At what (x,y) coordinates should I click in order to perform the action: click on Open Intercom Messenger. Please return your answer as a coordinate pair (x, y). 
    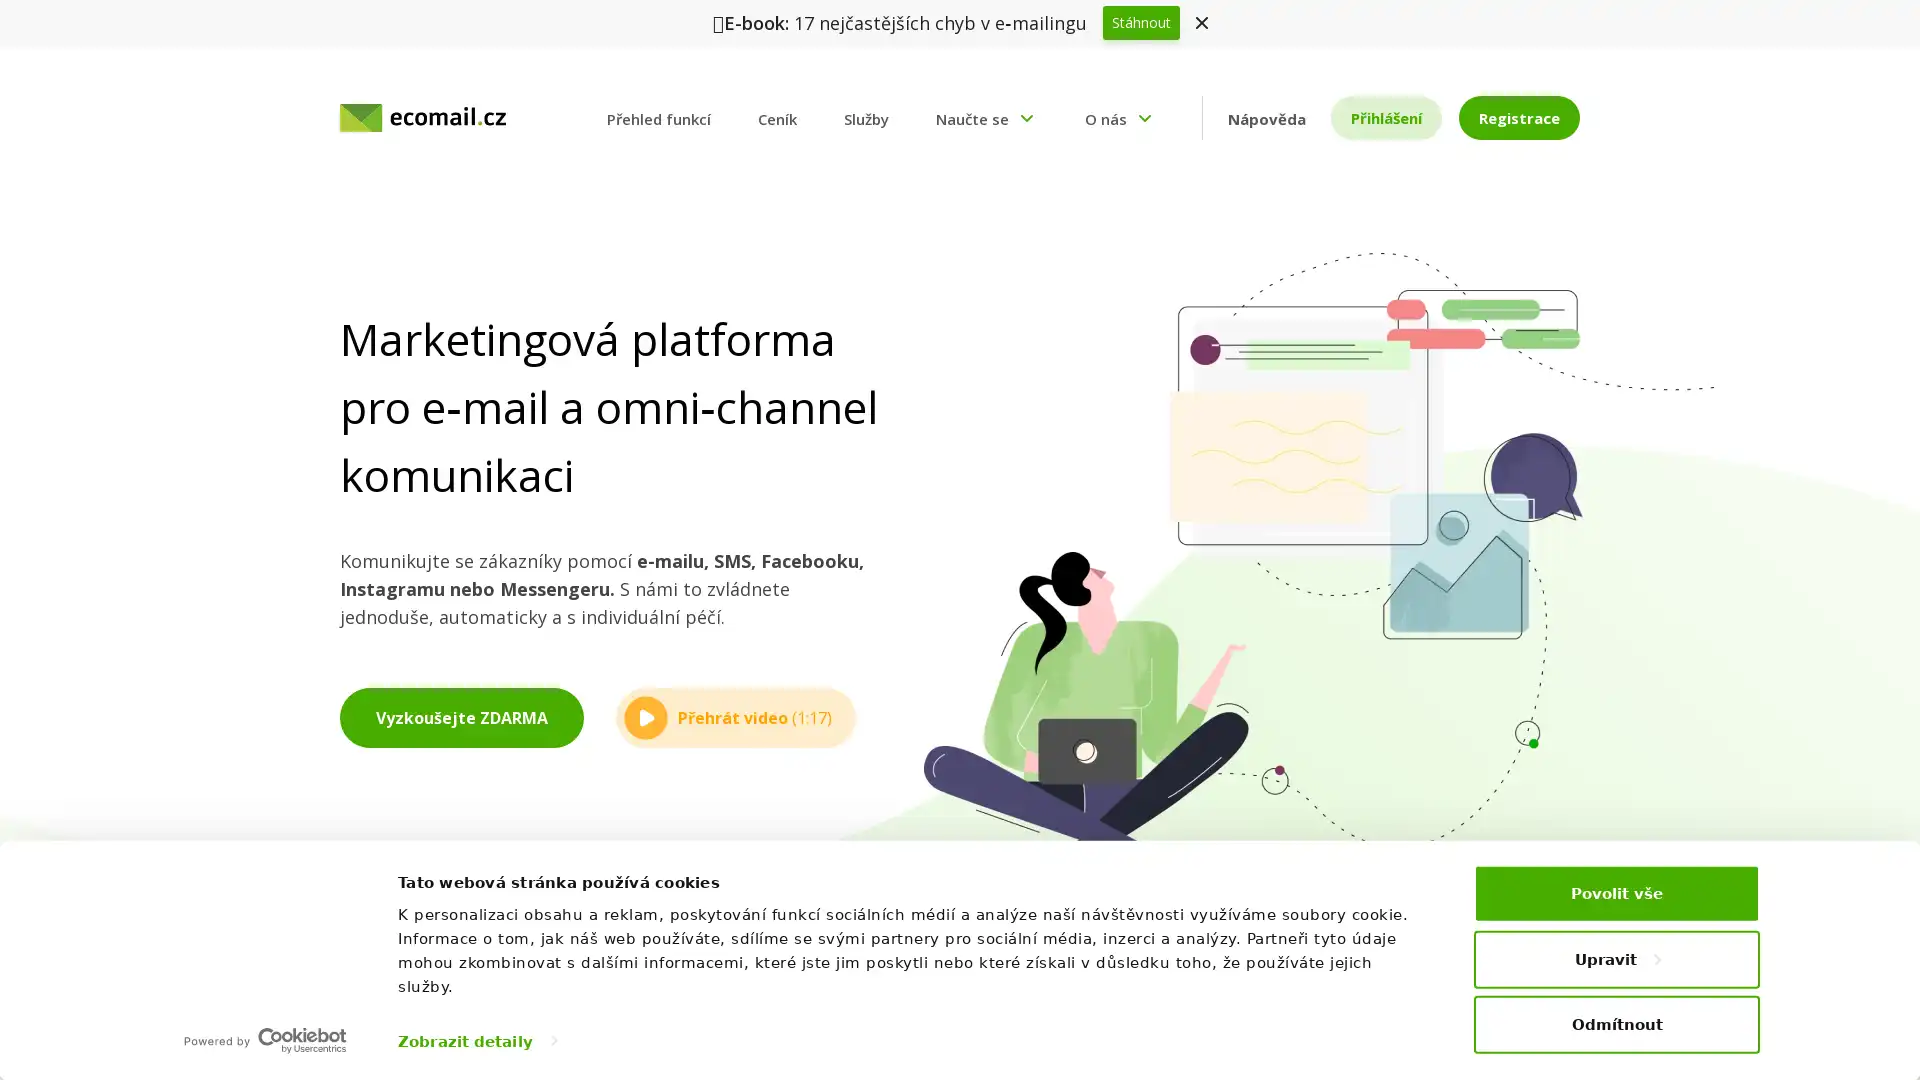
    Looking at the image, I should click on (1869, 1029).